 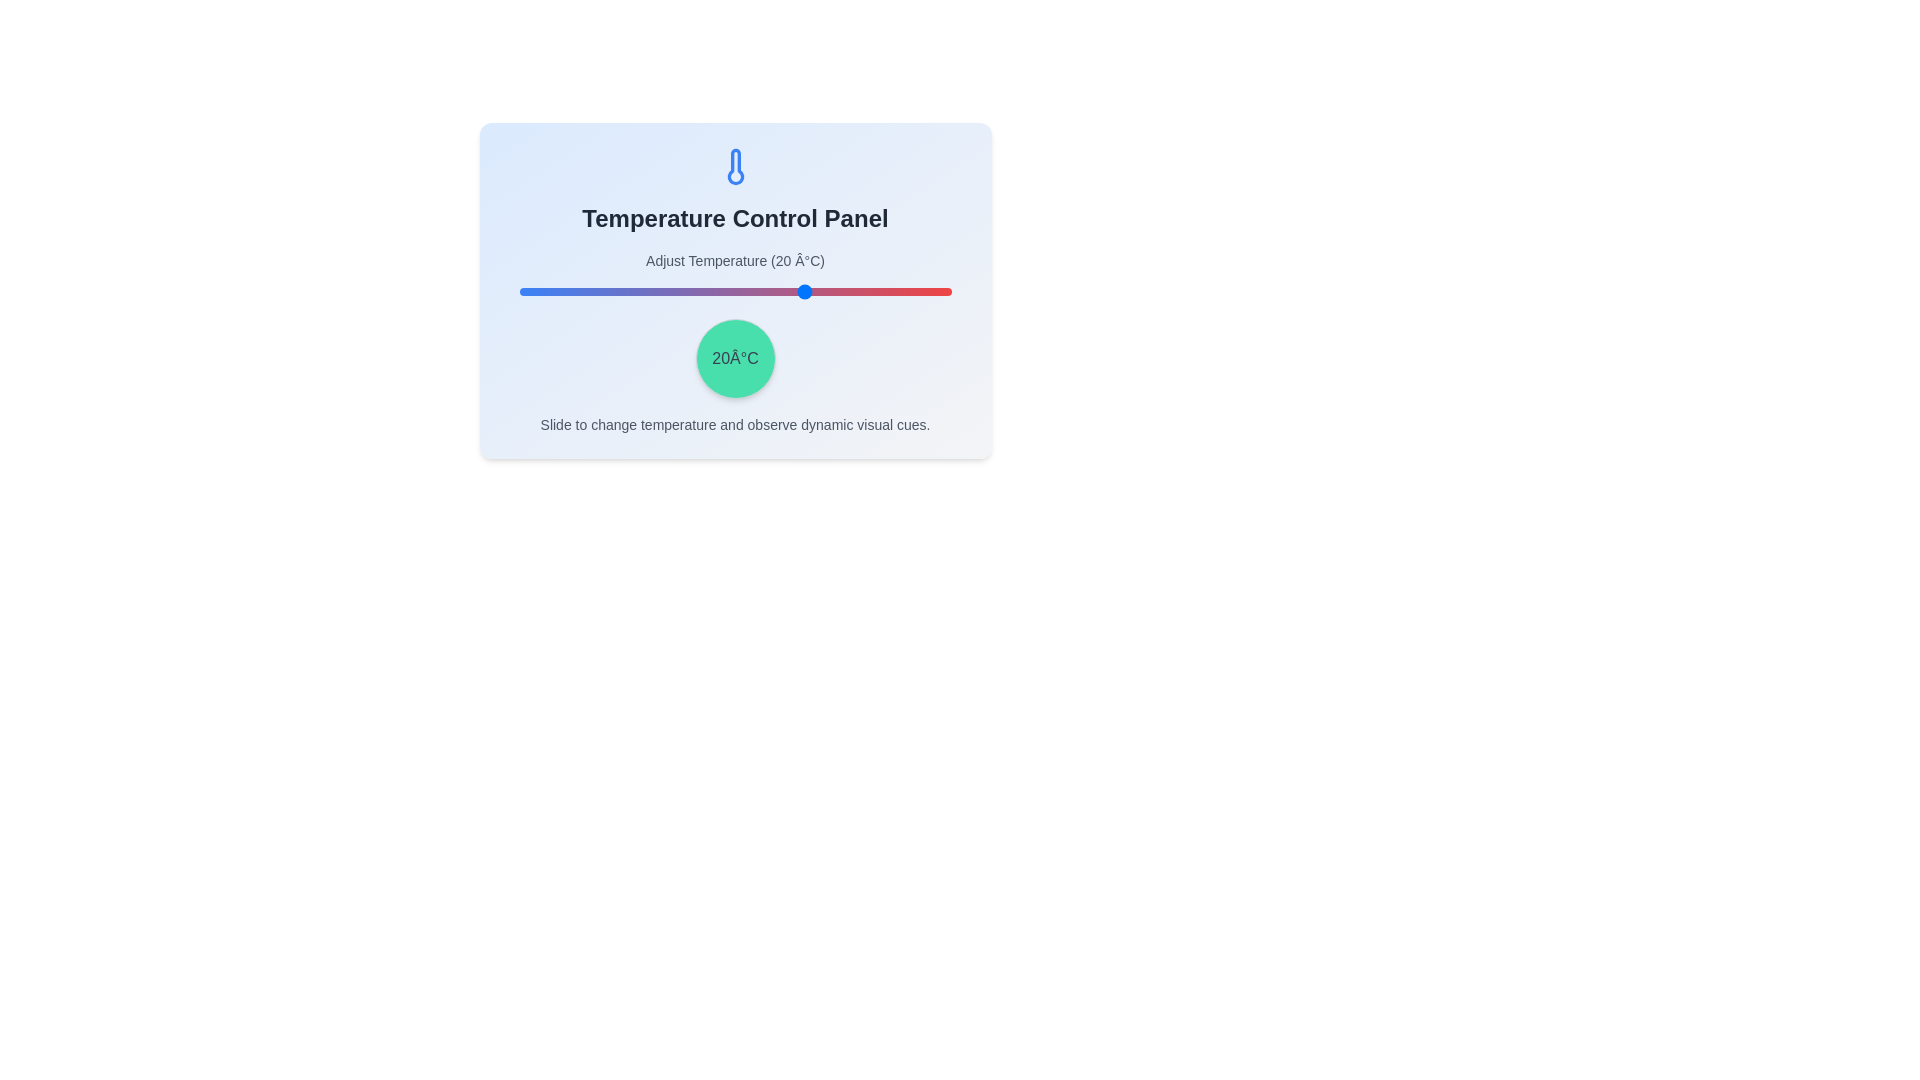 I want to click on the temperature to 3°C using the slider, so click(x=724, y=292).